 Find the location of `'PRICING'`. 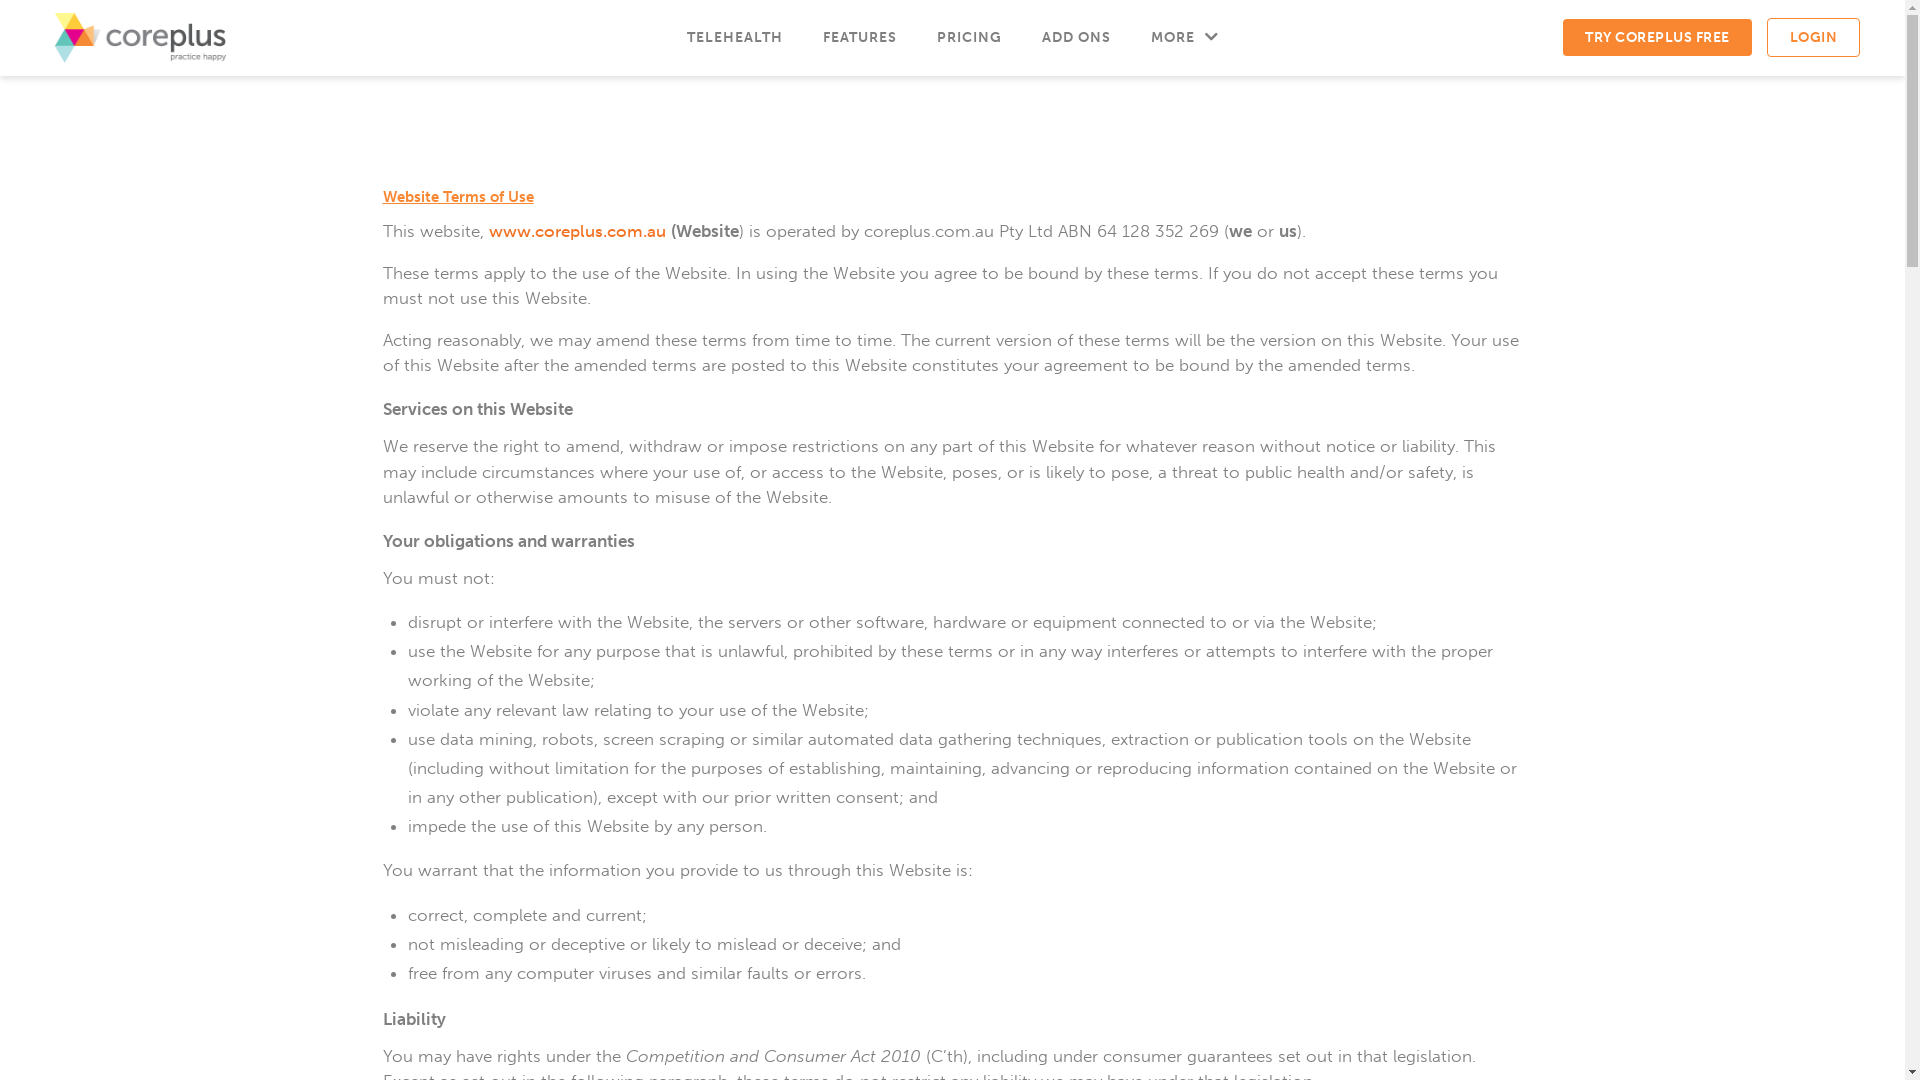

'PRICING' is located at coordinates (915, 37).